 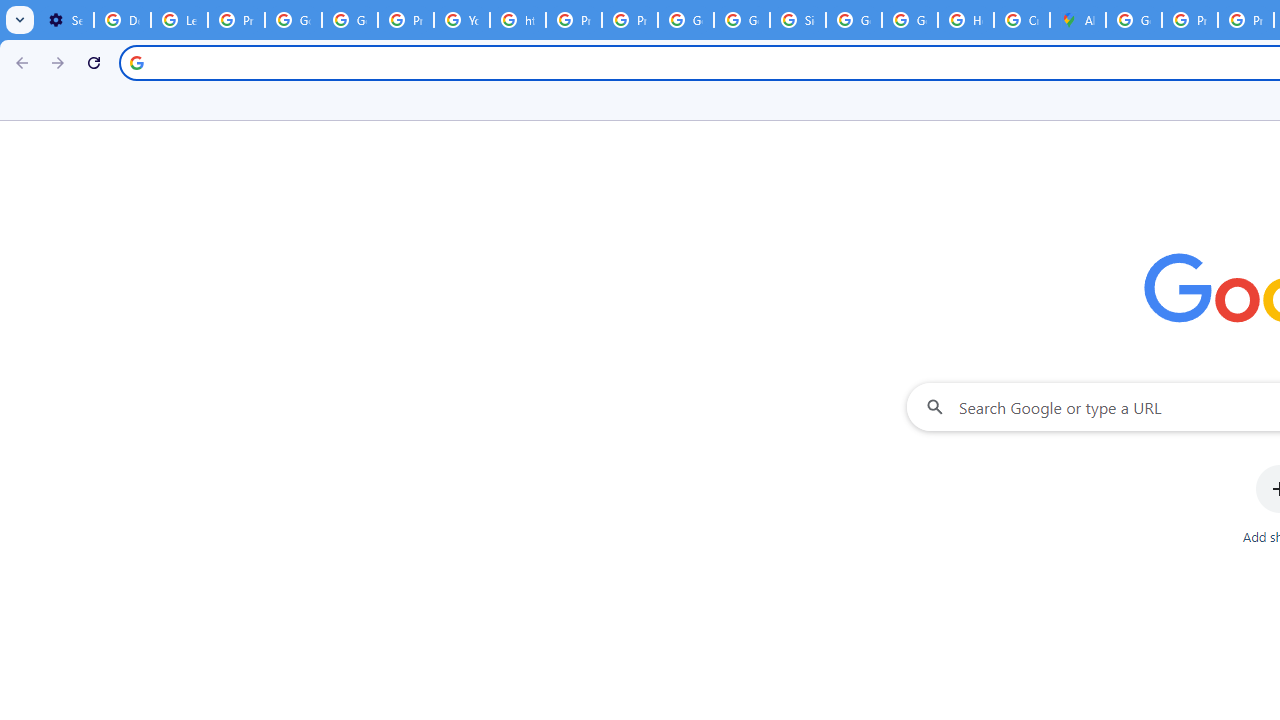 What do you see at coordinates (121, 20) in the screenshot?
I see `'Delete photos & videos - Computer - Google Photos Help'` at bounding box center [121, 20].